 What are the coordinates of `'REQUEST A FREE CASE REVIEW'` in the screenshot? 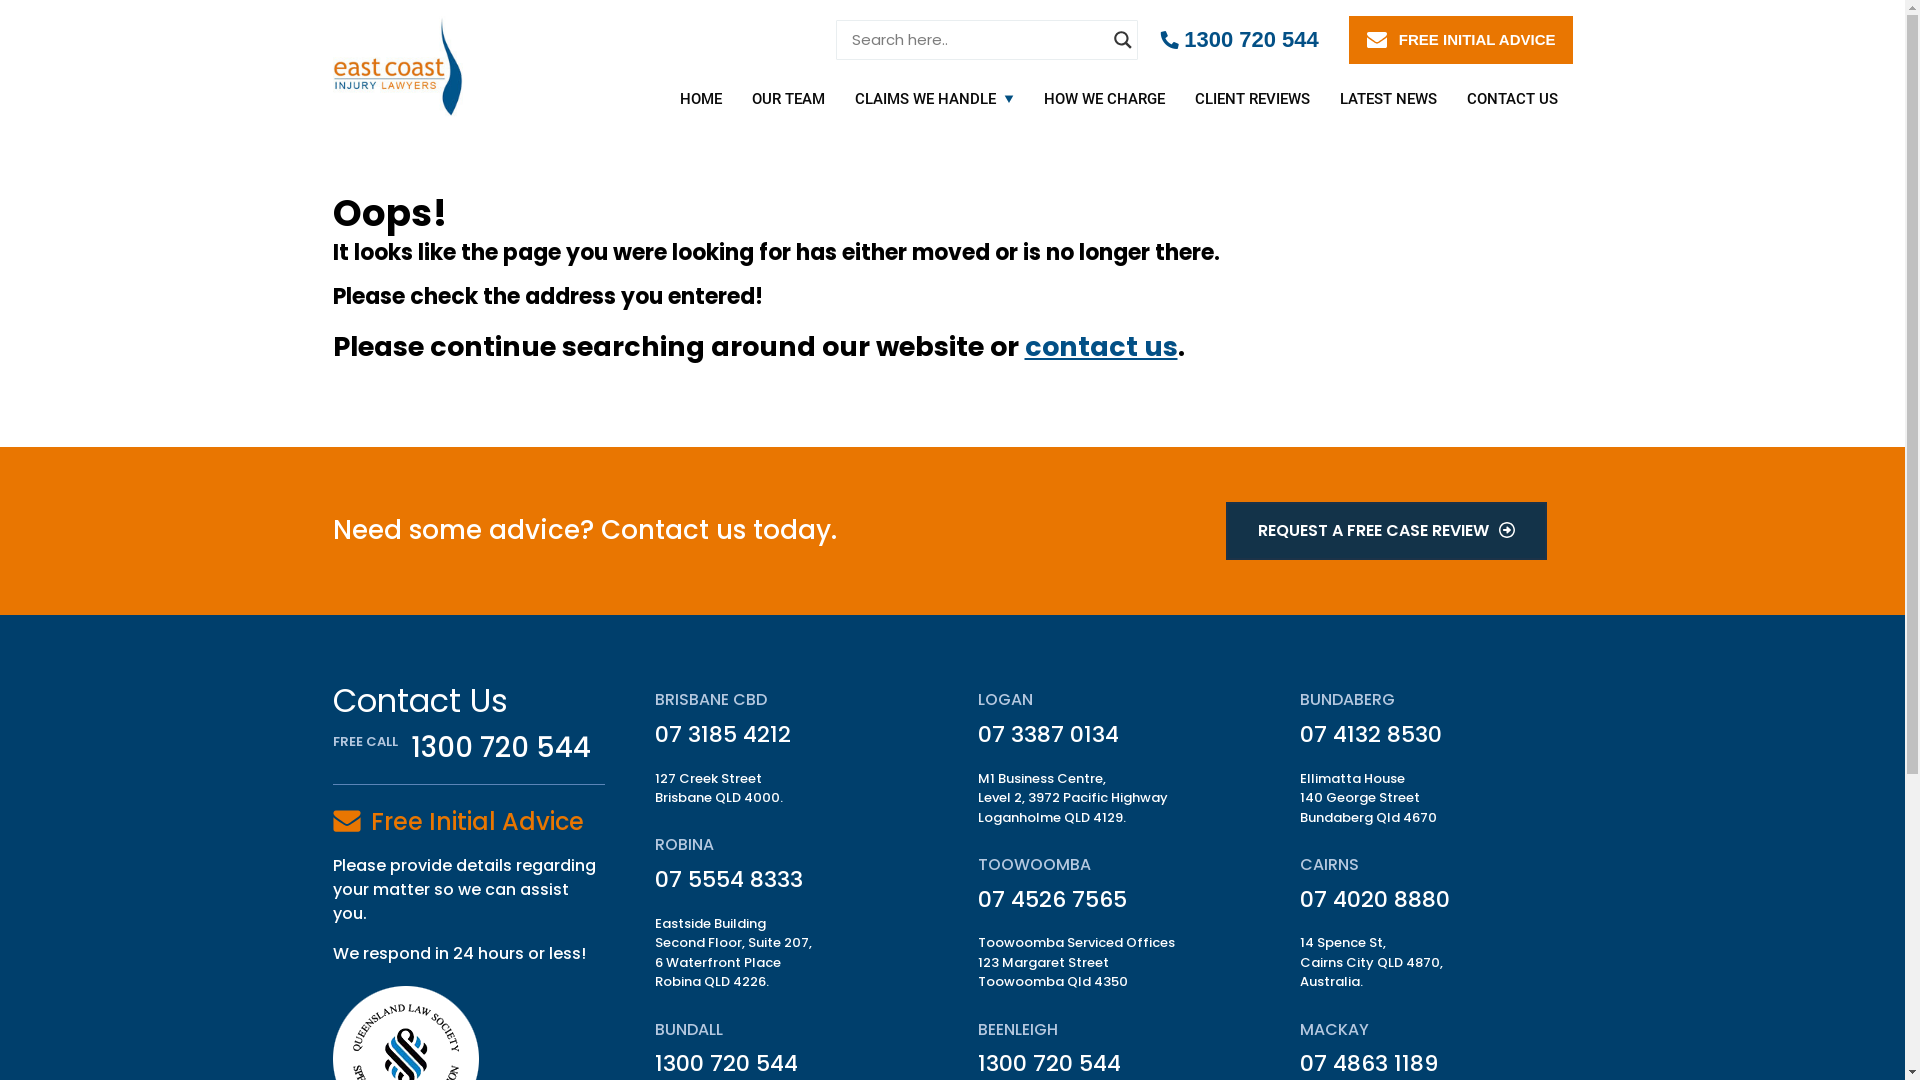 It's located at (1385, 530).